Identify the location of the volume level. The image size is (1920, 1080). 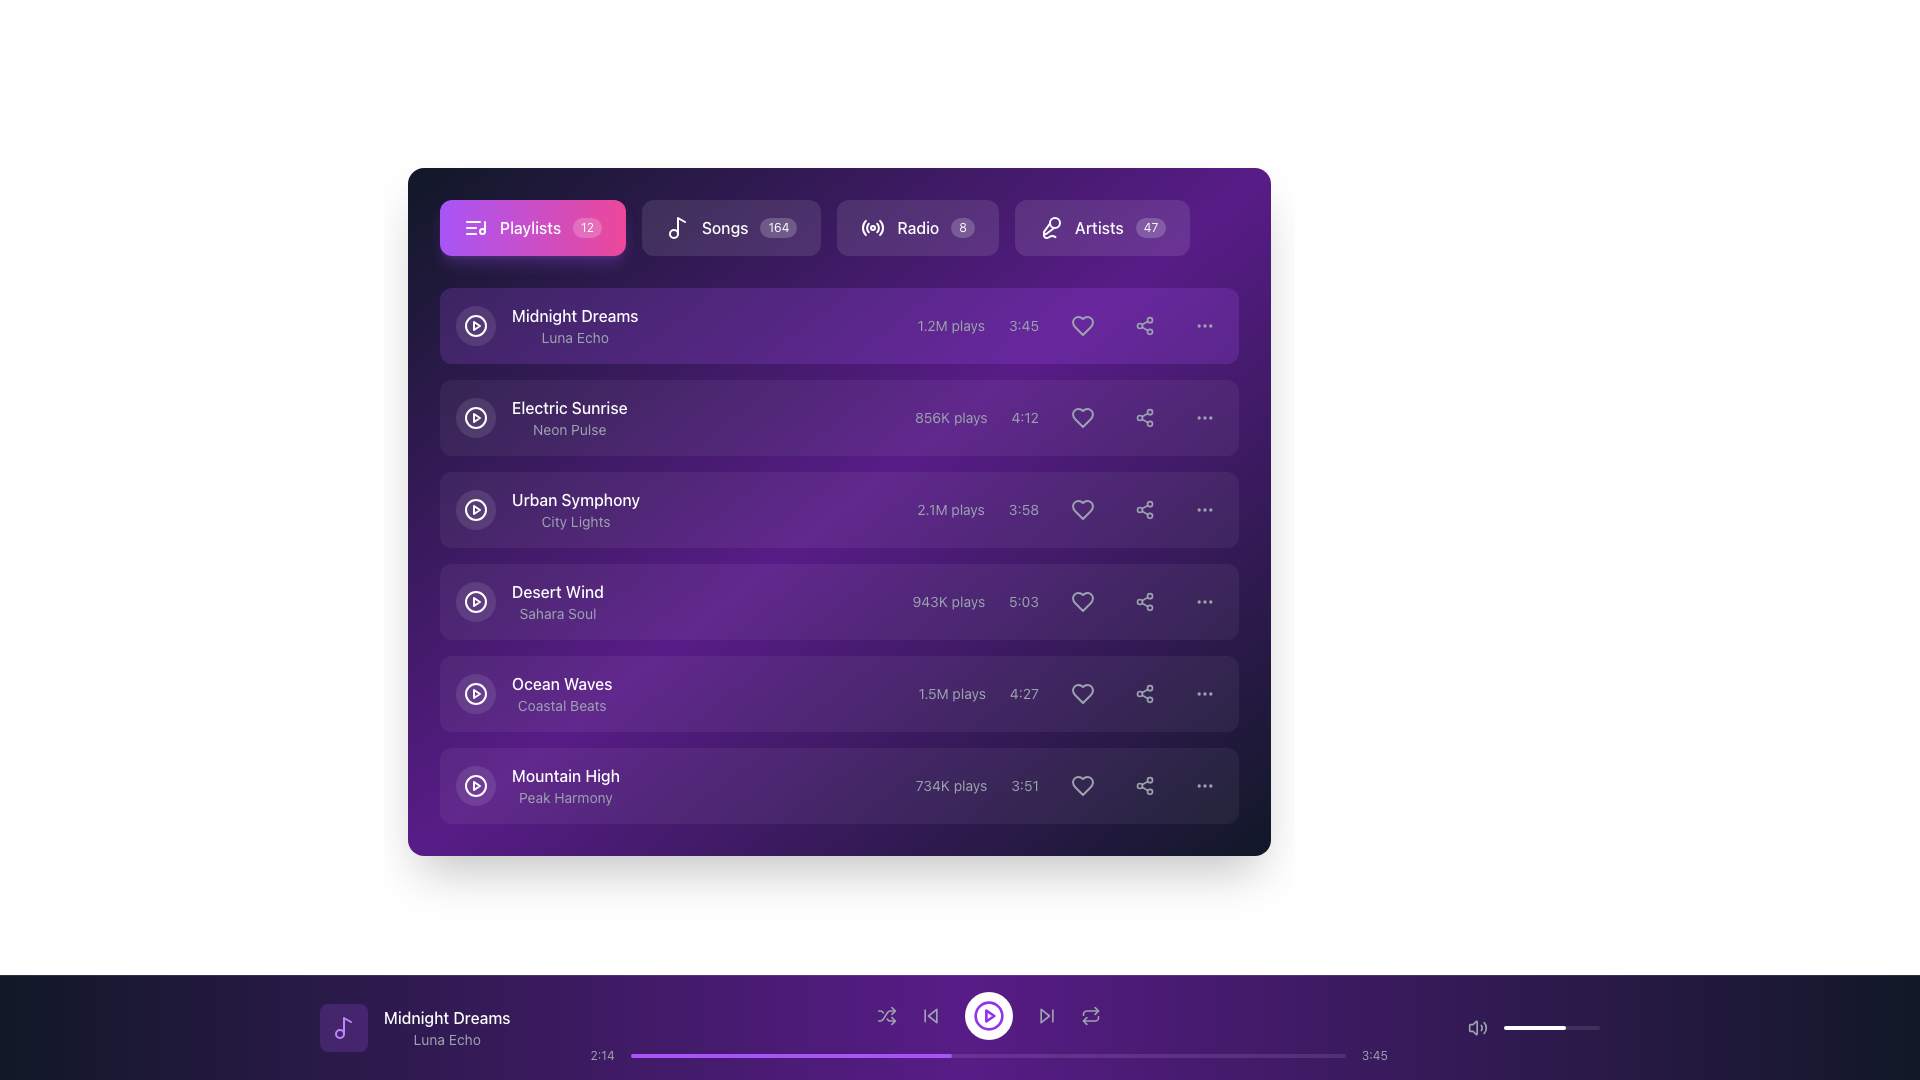
(1581, 1028).